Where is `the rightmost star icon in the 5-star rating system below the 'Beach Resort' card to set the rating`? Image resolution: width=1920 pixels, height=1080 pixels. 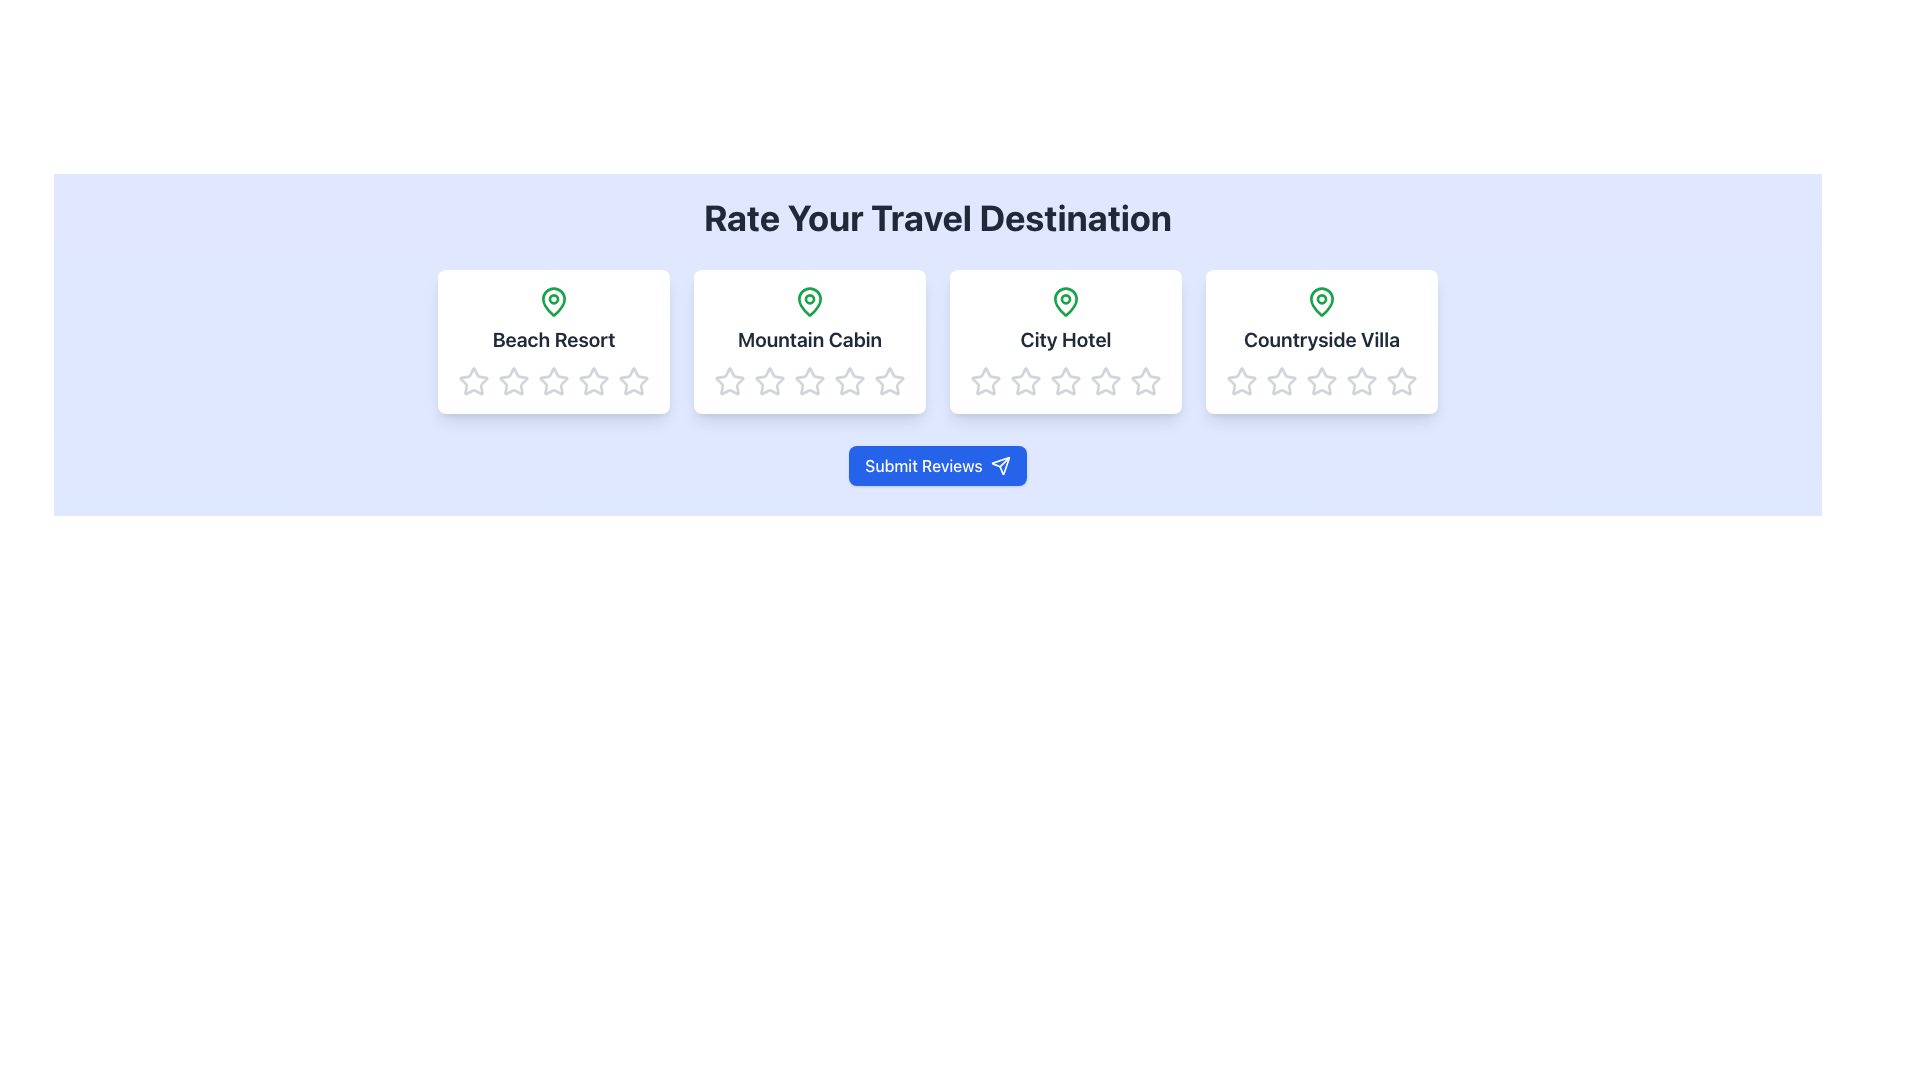
the rightmost star icon in the 5-star rating system below the 'Beach Resort' card to set the rating is located at coordinates (632, 381).